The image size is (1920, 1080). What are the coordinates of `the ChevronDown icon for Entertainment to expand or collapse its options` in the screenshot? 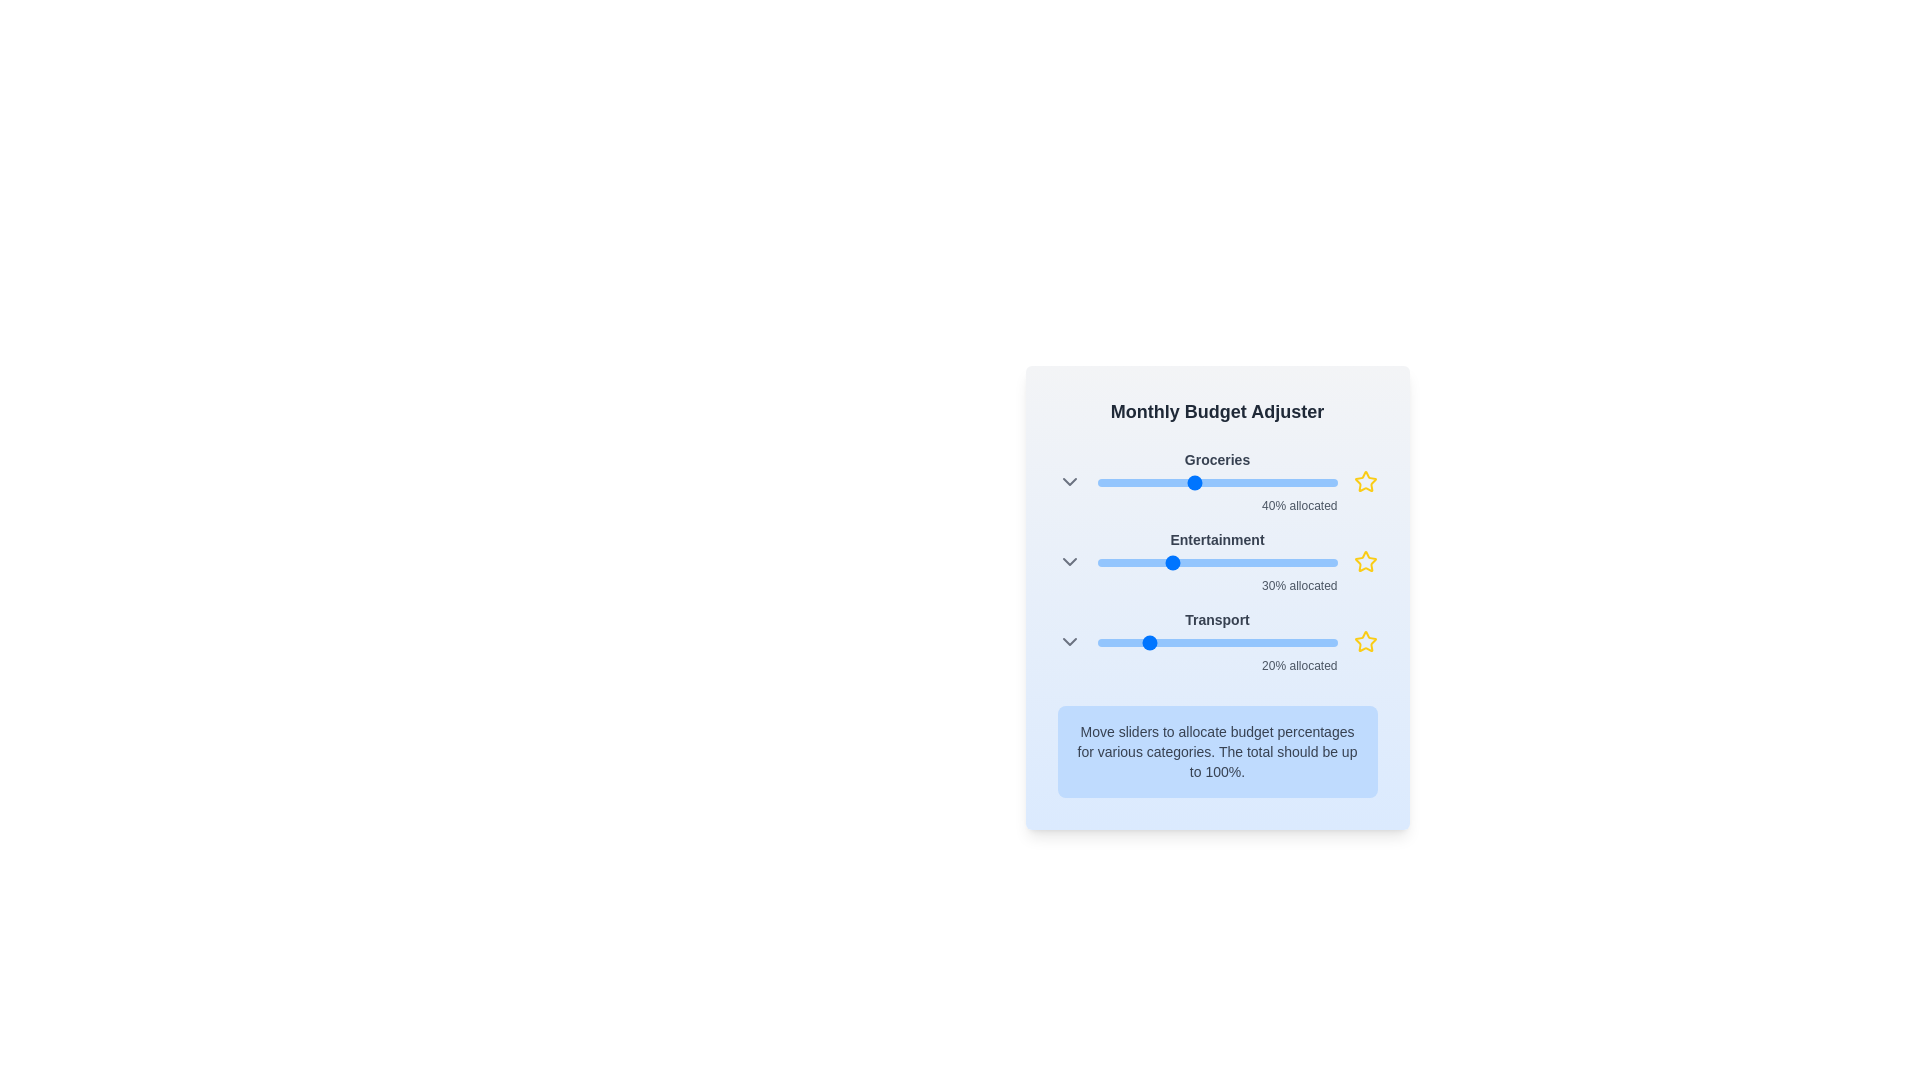 It's located at (1068, 562).